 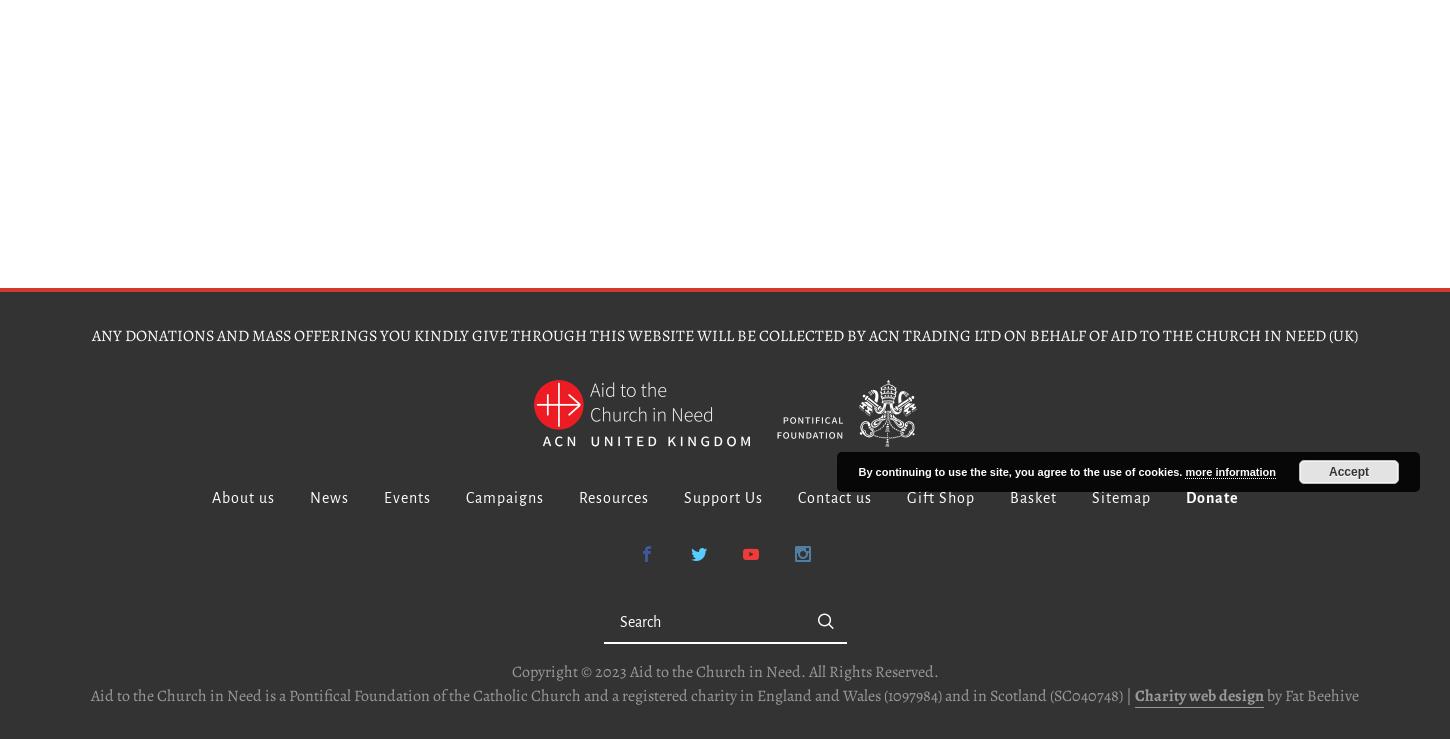 I want to click on 'Contact us', so click(x=834, y=497).